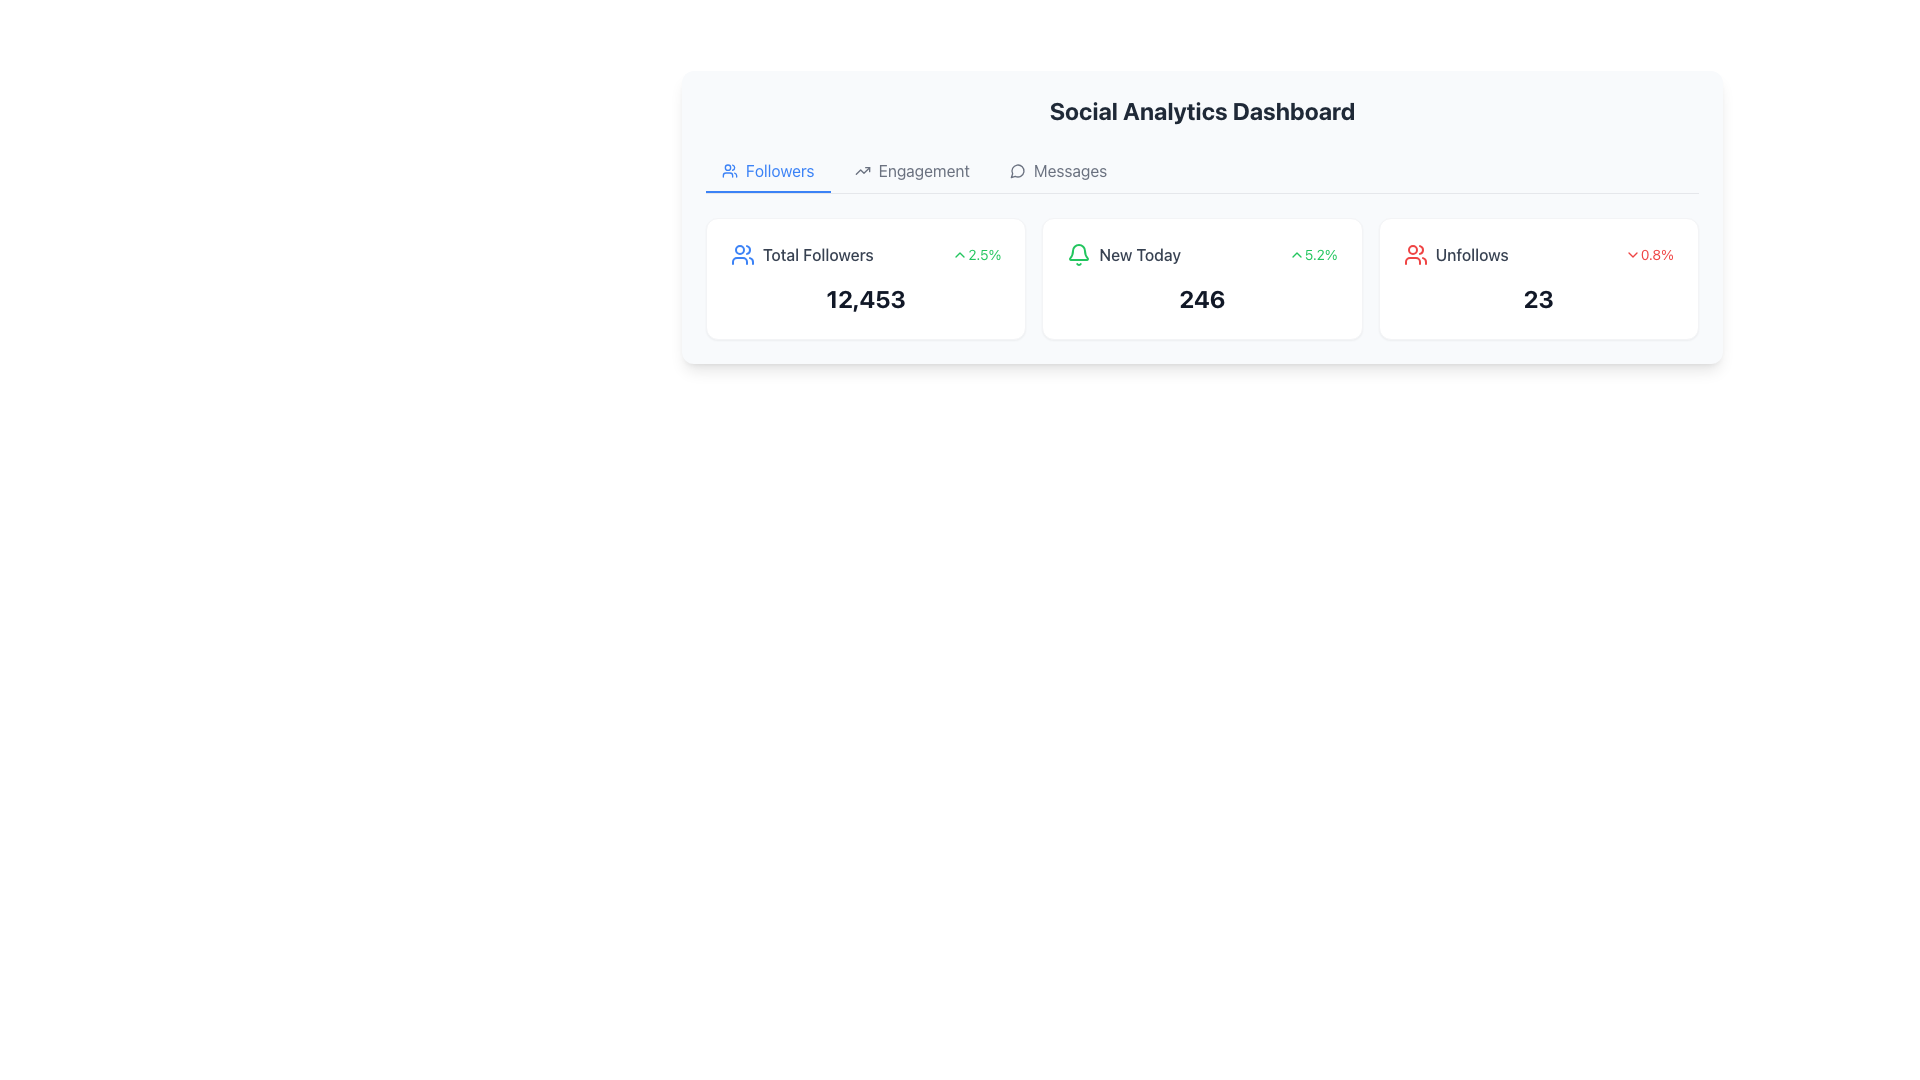 This screenshot has height=1080, width=1920. Describe the element at coordinates (1201, 111) in the screenshot. I see `the 'Social Analytics Dashboard' heading text for accessibility navigation` at that location.